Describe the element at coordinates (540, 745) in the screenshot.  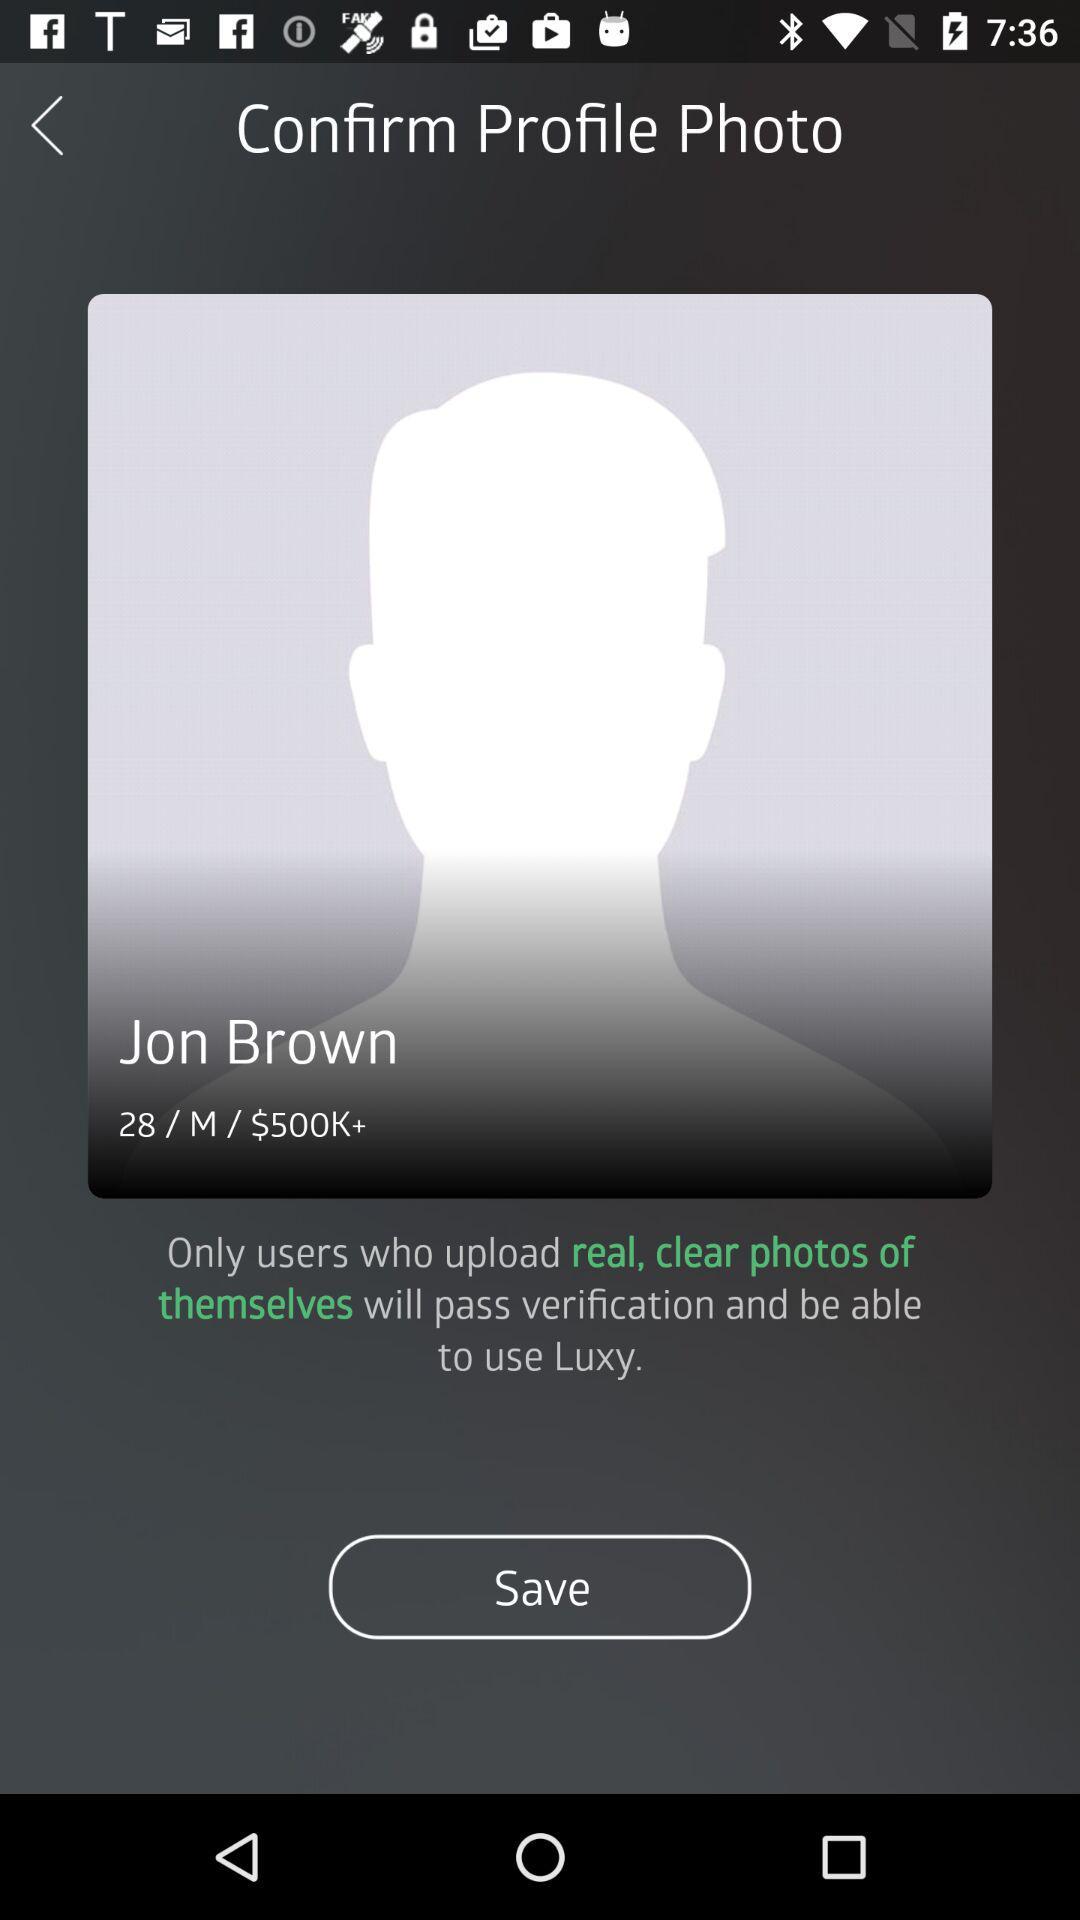
I see `icon below the confirm profile photo` at that location.